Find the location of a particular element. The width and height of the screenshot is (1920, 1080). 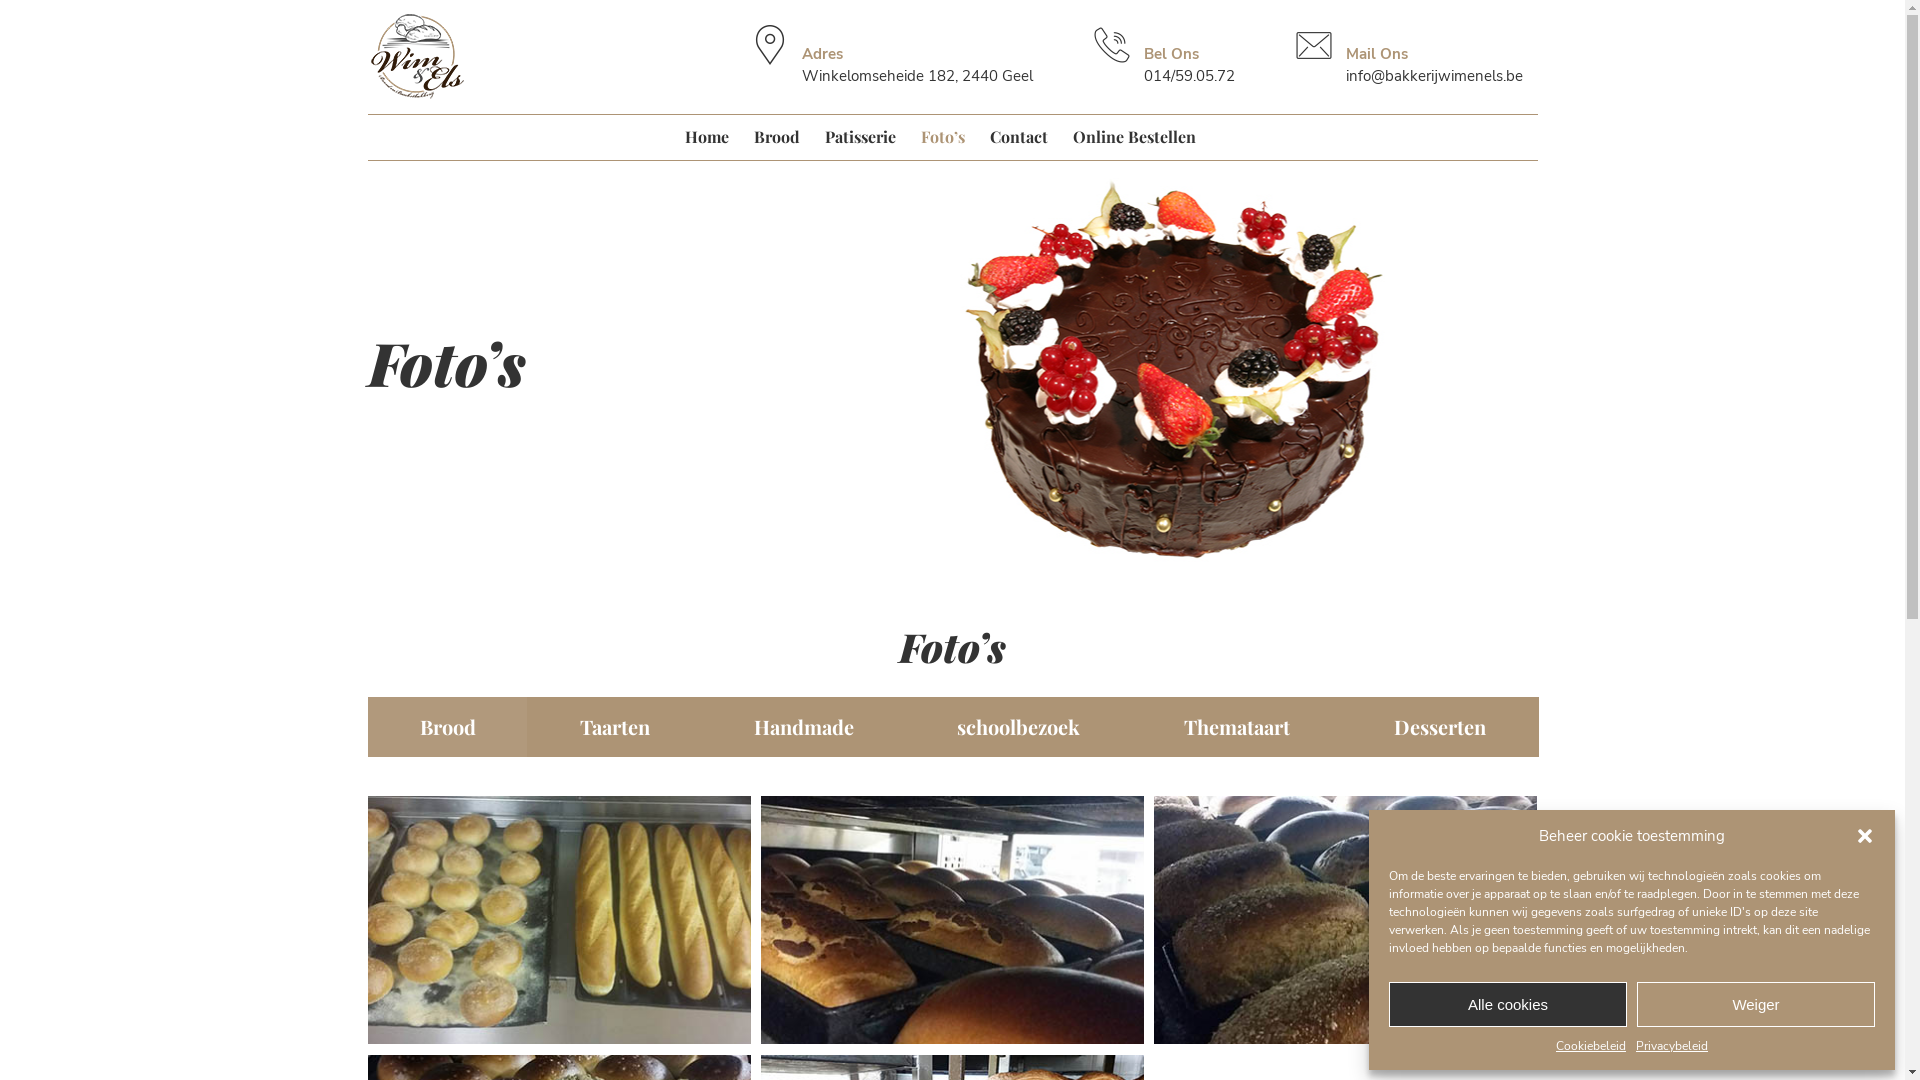

'Handmade' is located at coordinates (803, 725).